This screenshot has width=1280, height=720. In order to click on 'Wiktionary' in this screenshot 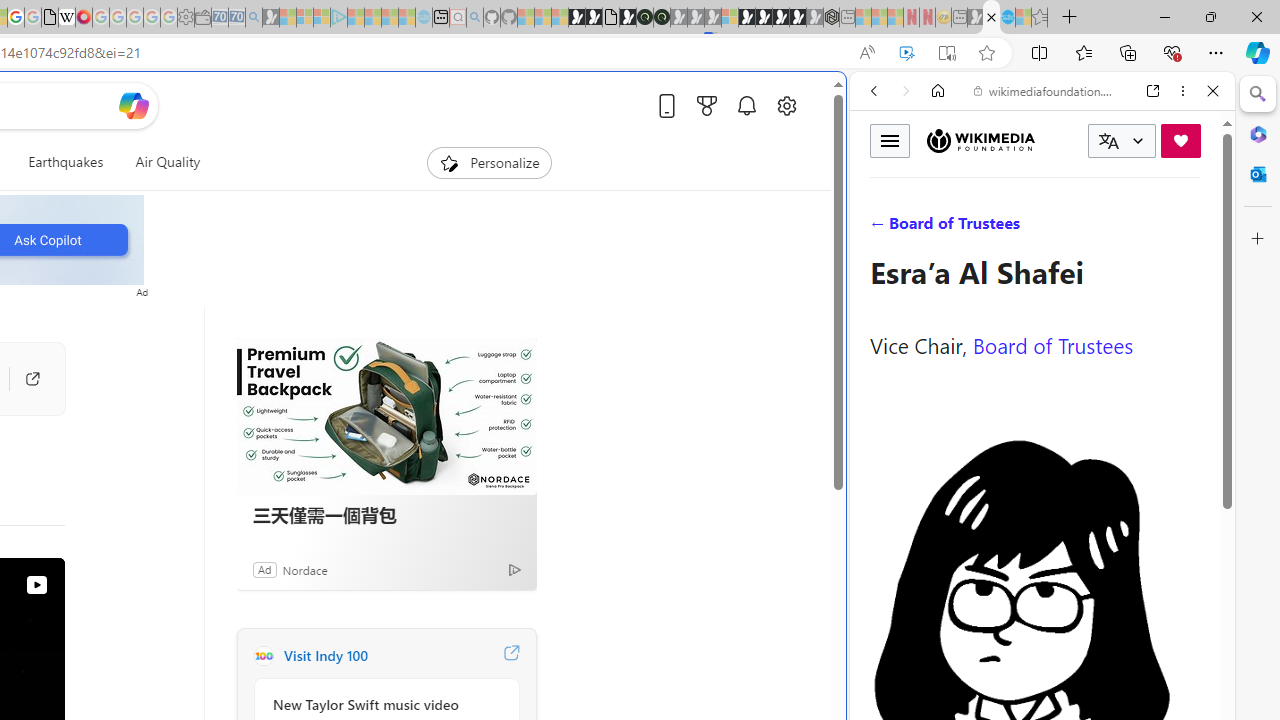, I will do `click(1034, 669)`.